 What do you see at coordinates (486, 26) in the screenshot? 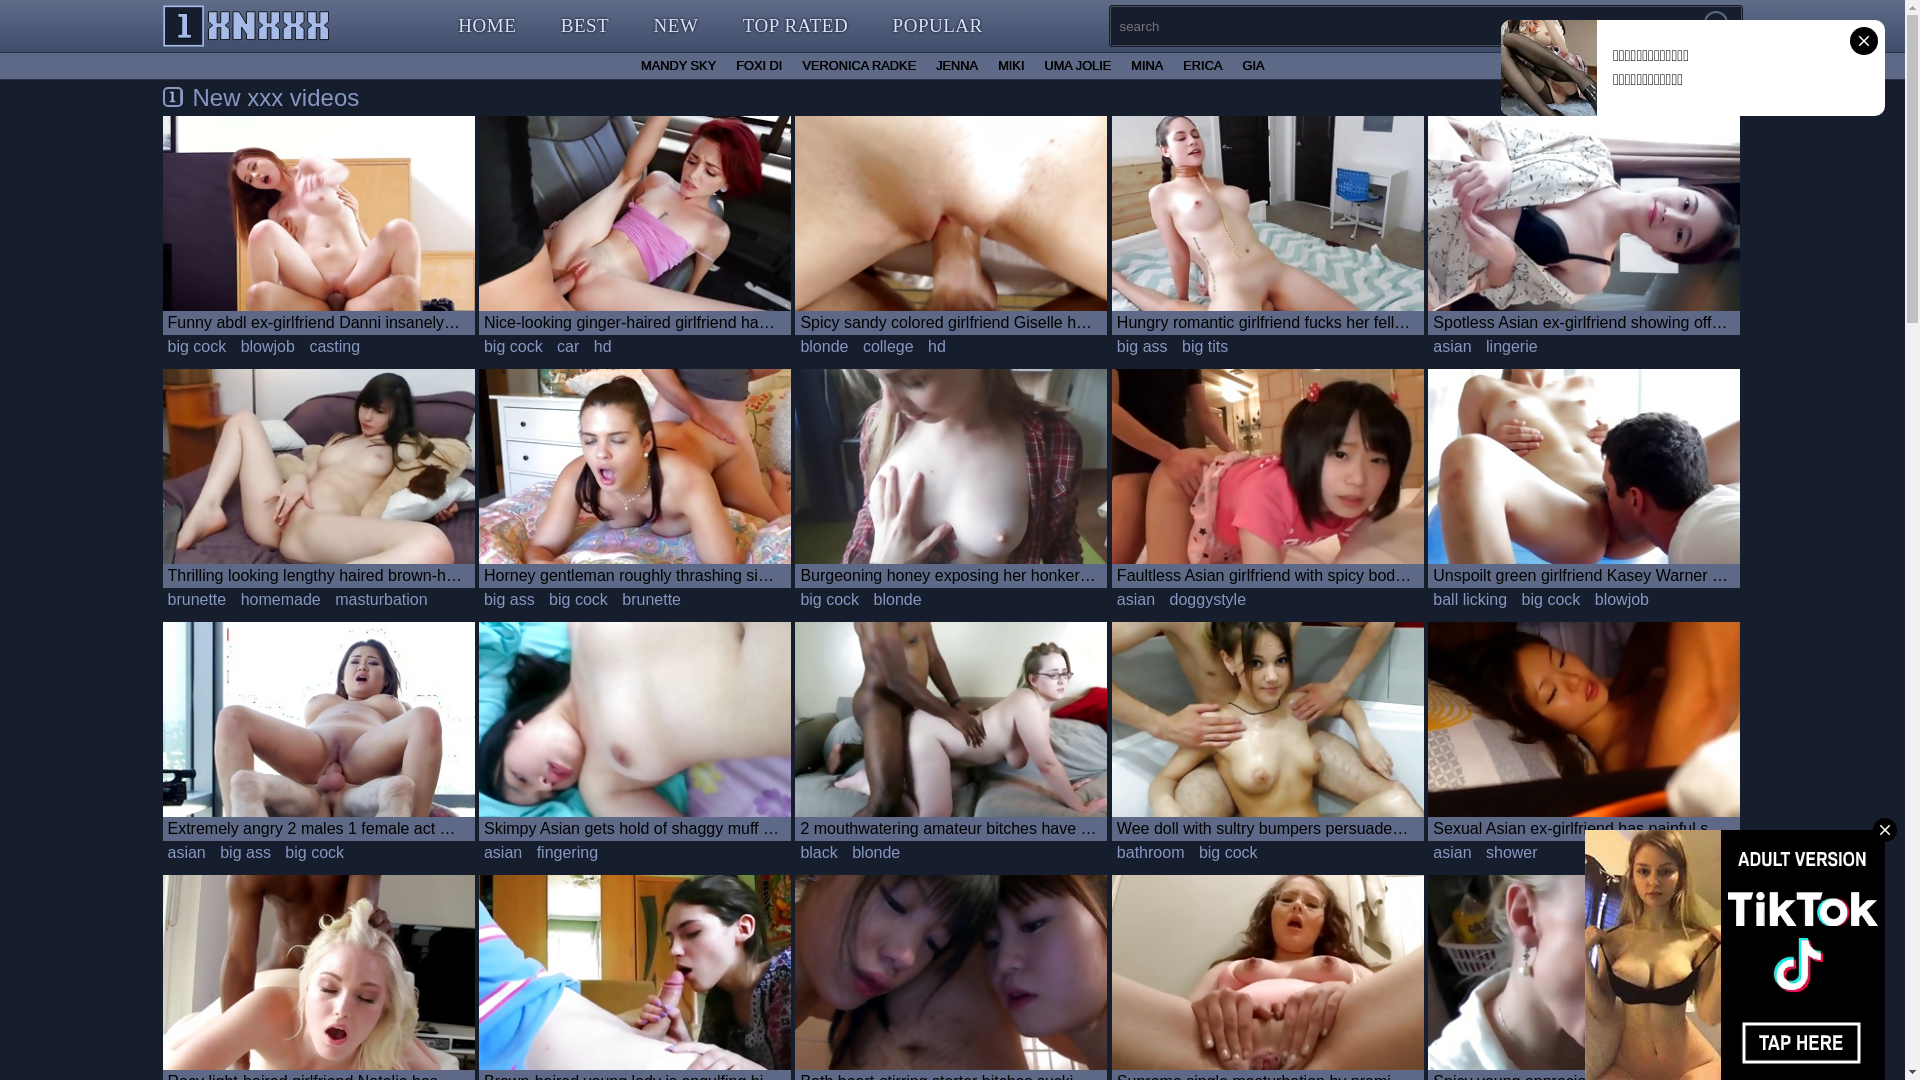
I see `'HOME'` at bounding box center [486, 26].